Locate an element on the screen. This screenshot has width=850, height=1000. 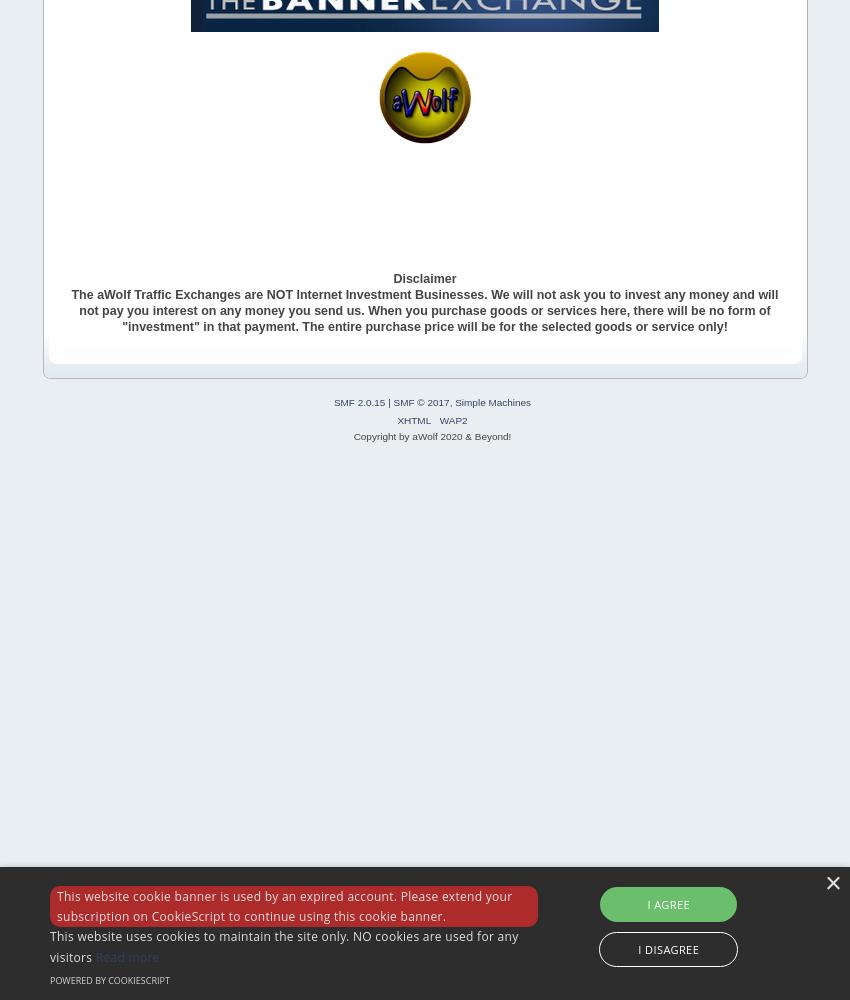
'|' is located at coordinates (384, 402).